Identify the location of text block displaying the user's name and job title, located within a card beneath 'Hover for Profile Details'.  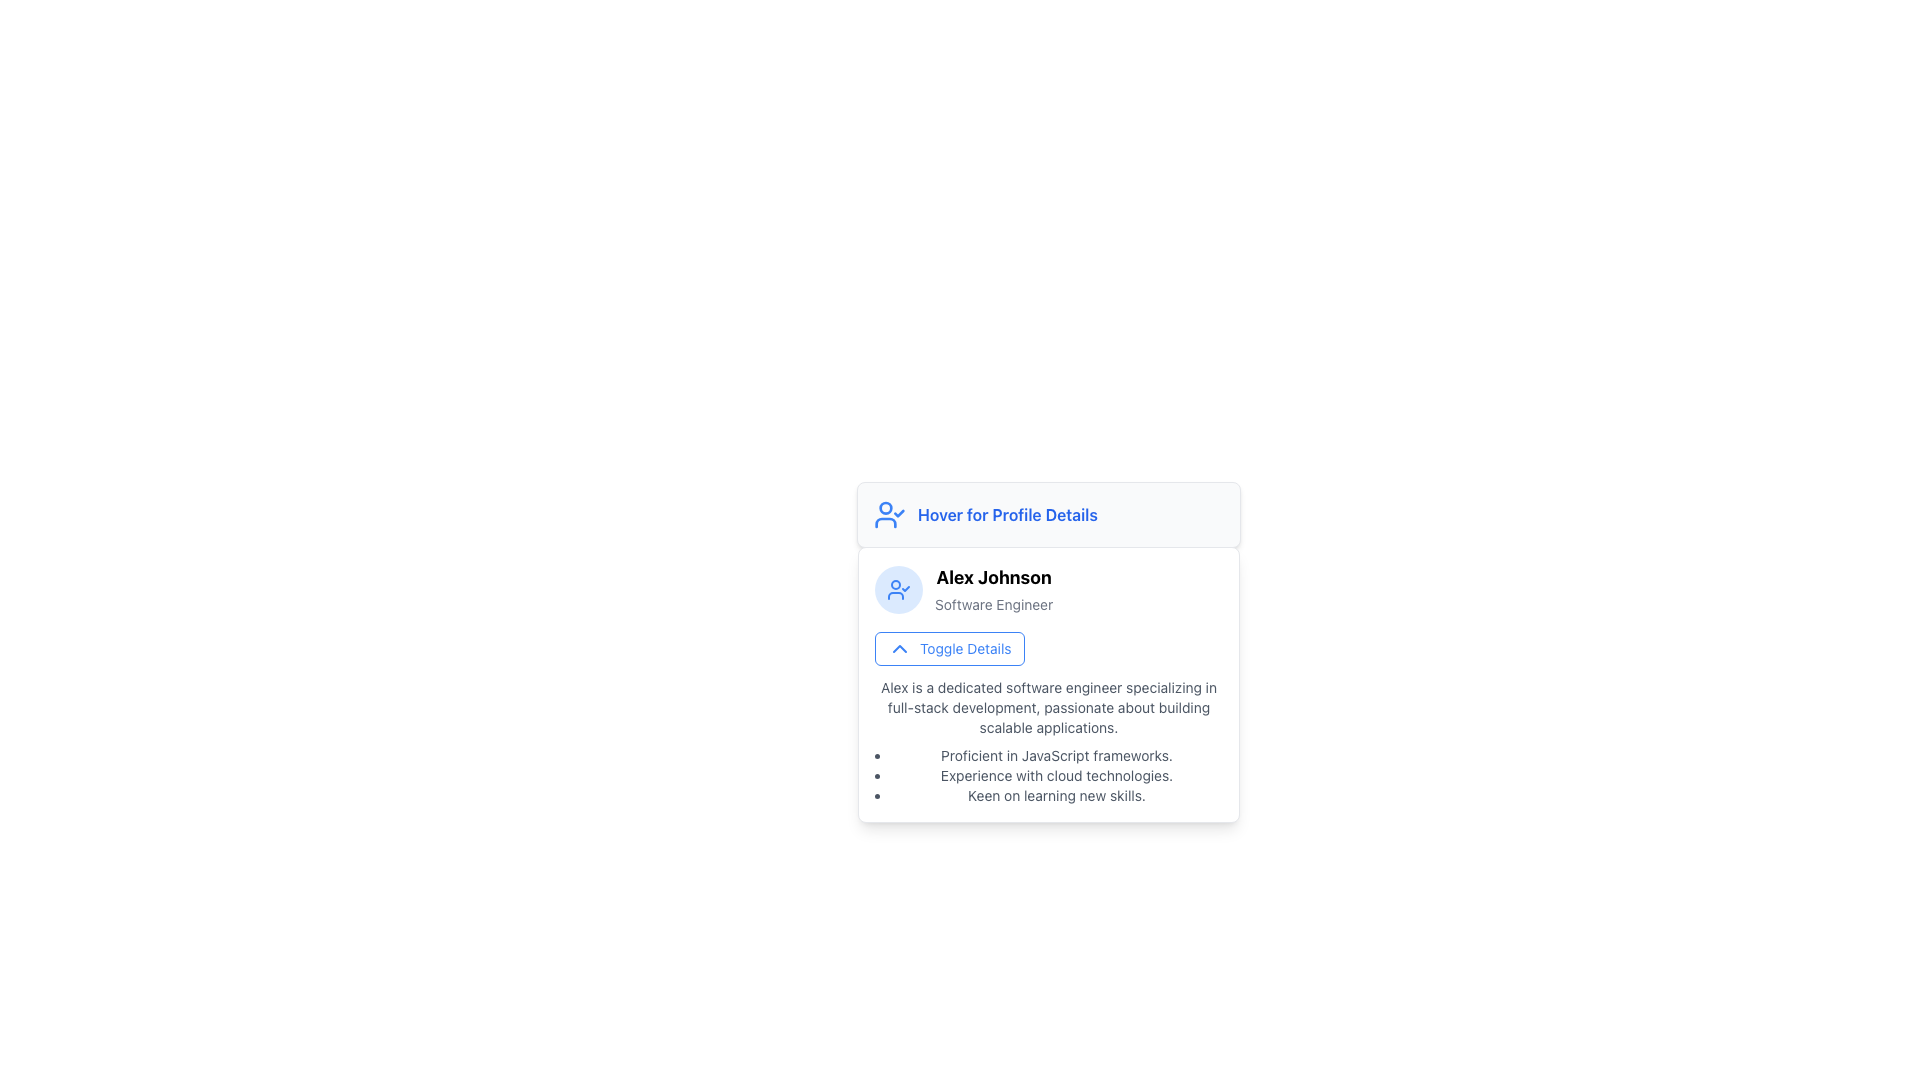
(994, 589).